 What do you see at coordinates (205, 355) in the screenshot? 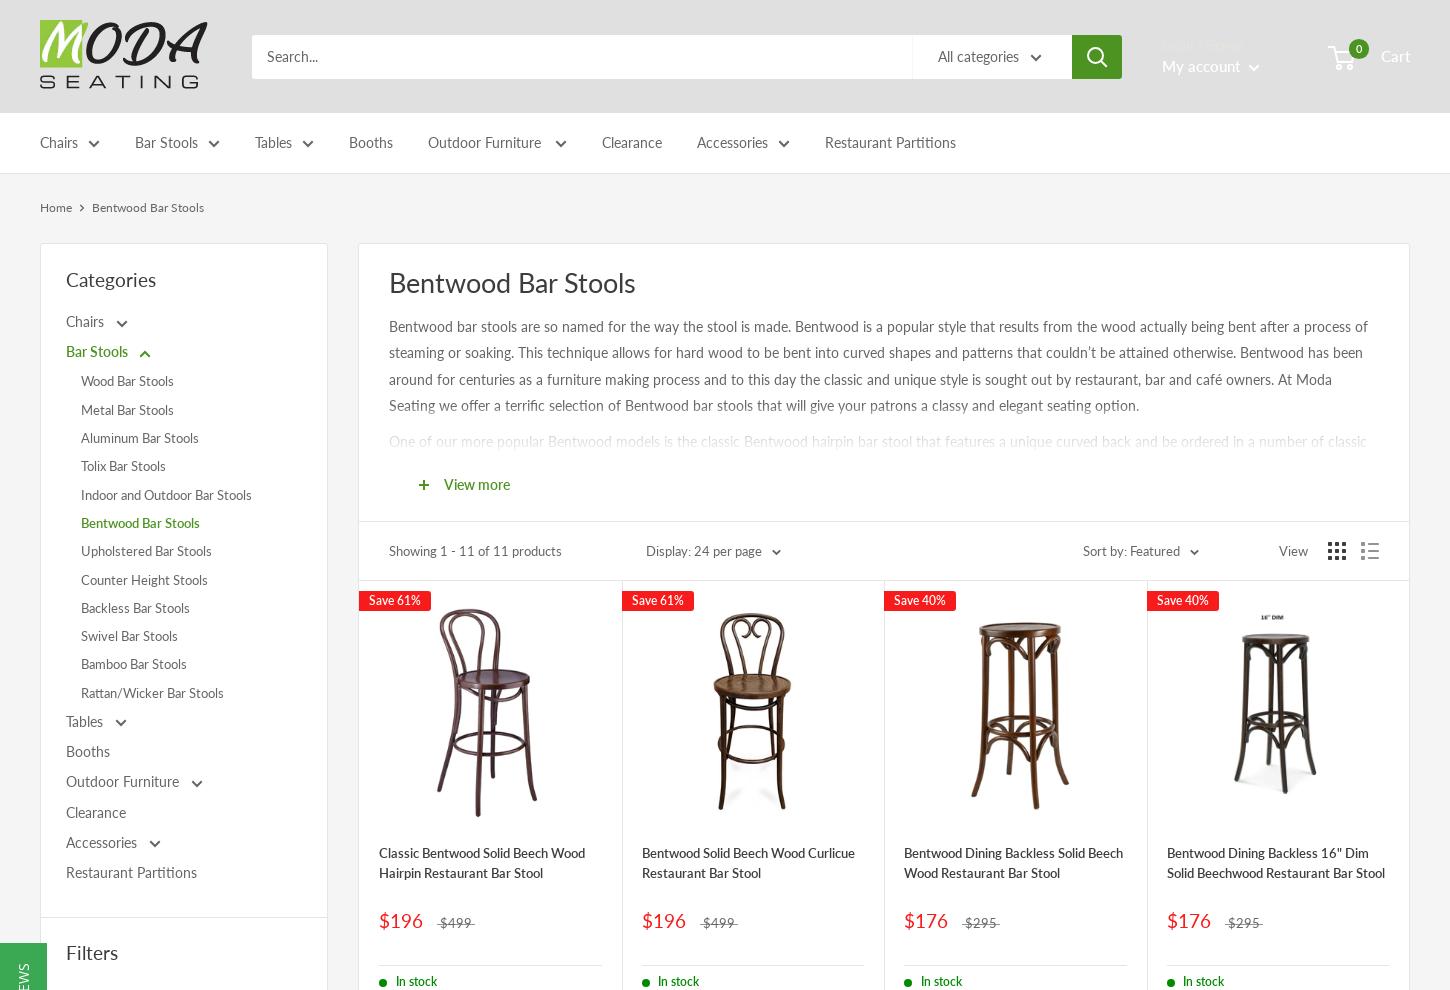
I see `'Bentwood Bar Stools'` at bounding box center [205, 355].